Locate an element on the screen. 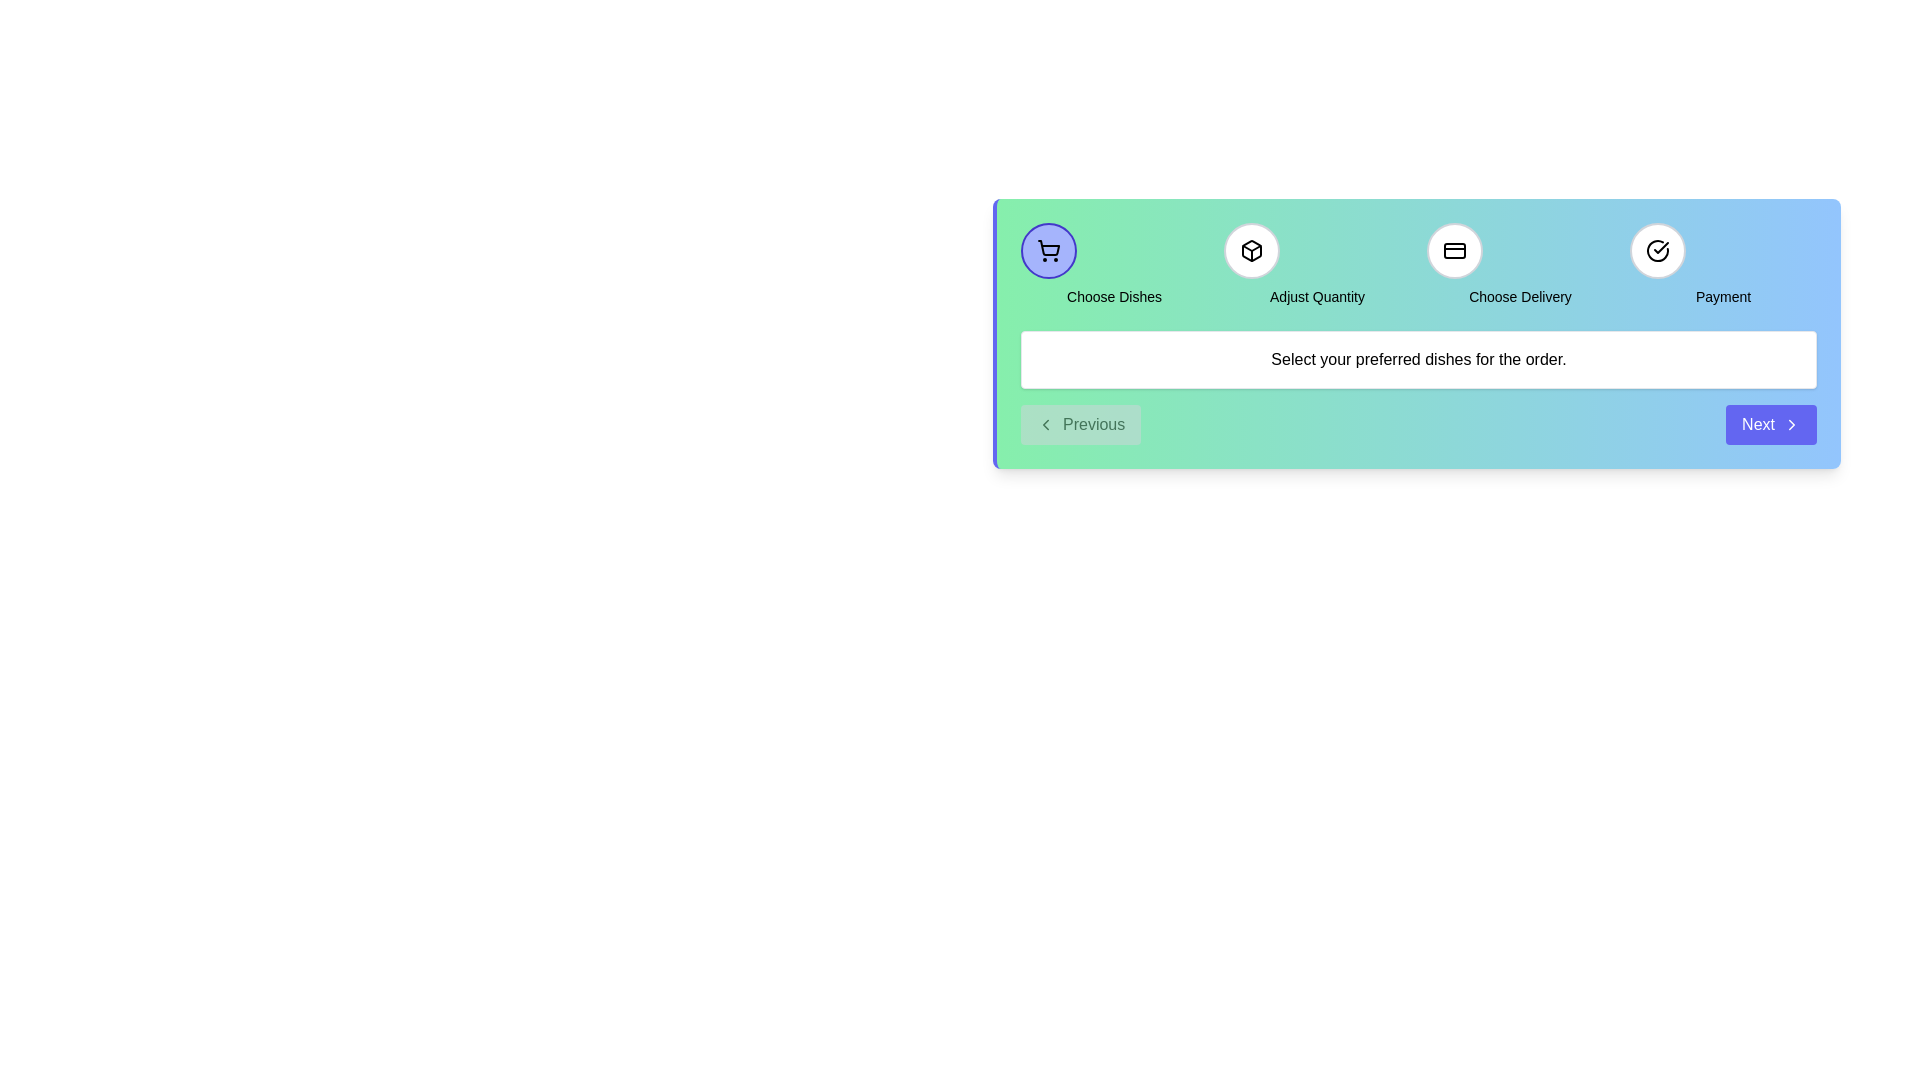 Image resolution: width=1920 pixels, height=1080 pixels. the button with an icon that allows users to choose dishes for their order, positioned as the first button in a horizontal sequence under the 'Choose Dishes' title is located at coordinates (1048, 249).